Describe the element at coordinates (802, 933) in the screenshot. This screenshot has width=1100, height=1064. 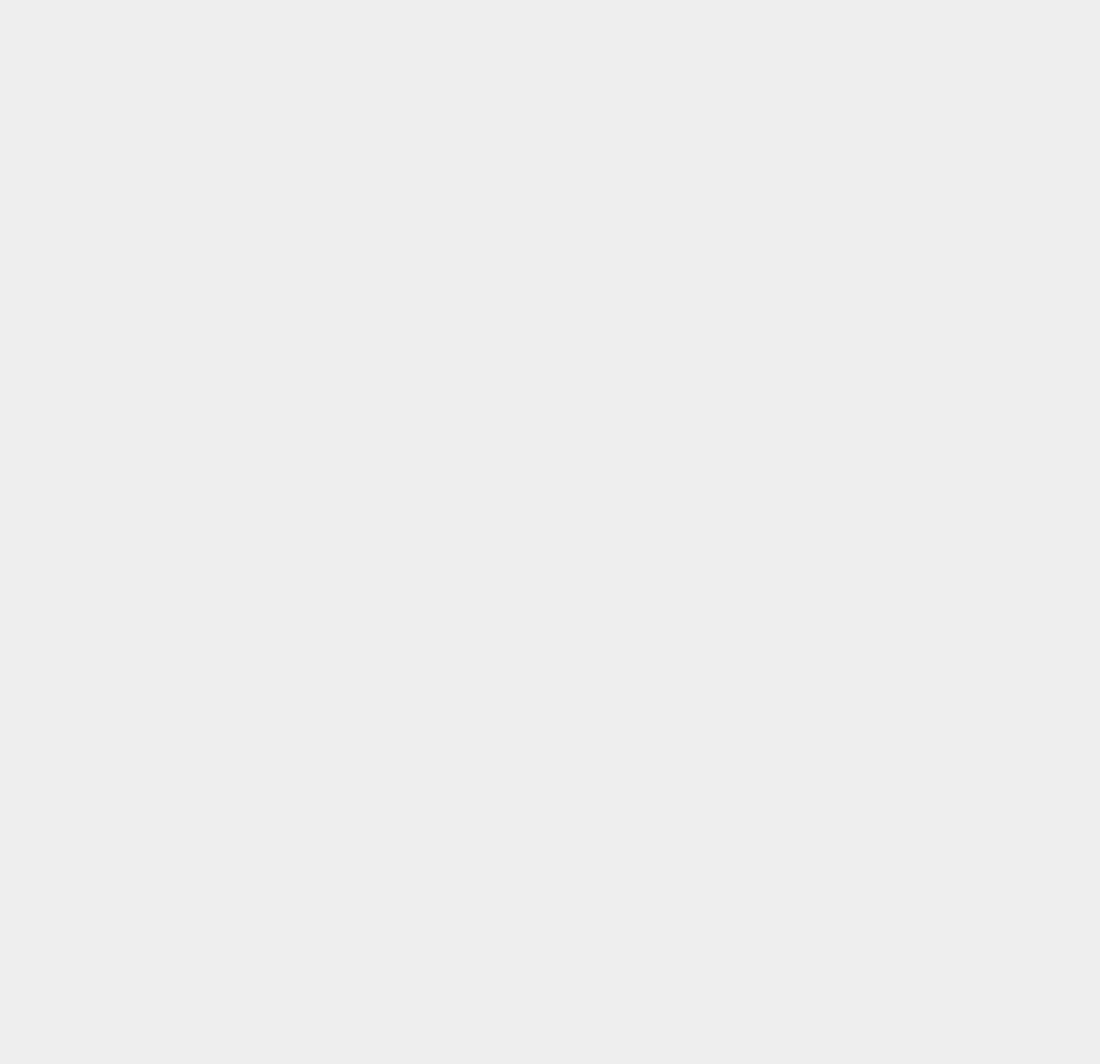
I see `'iPad Air'` at that location.